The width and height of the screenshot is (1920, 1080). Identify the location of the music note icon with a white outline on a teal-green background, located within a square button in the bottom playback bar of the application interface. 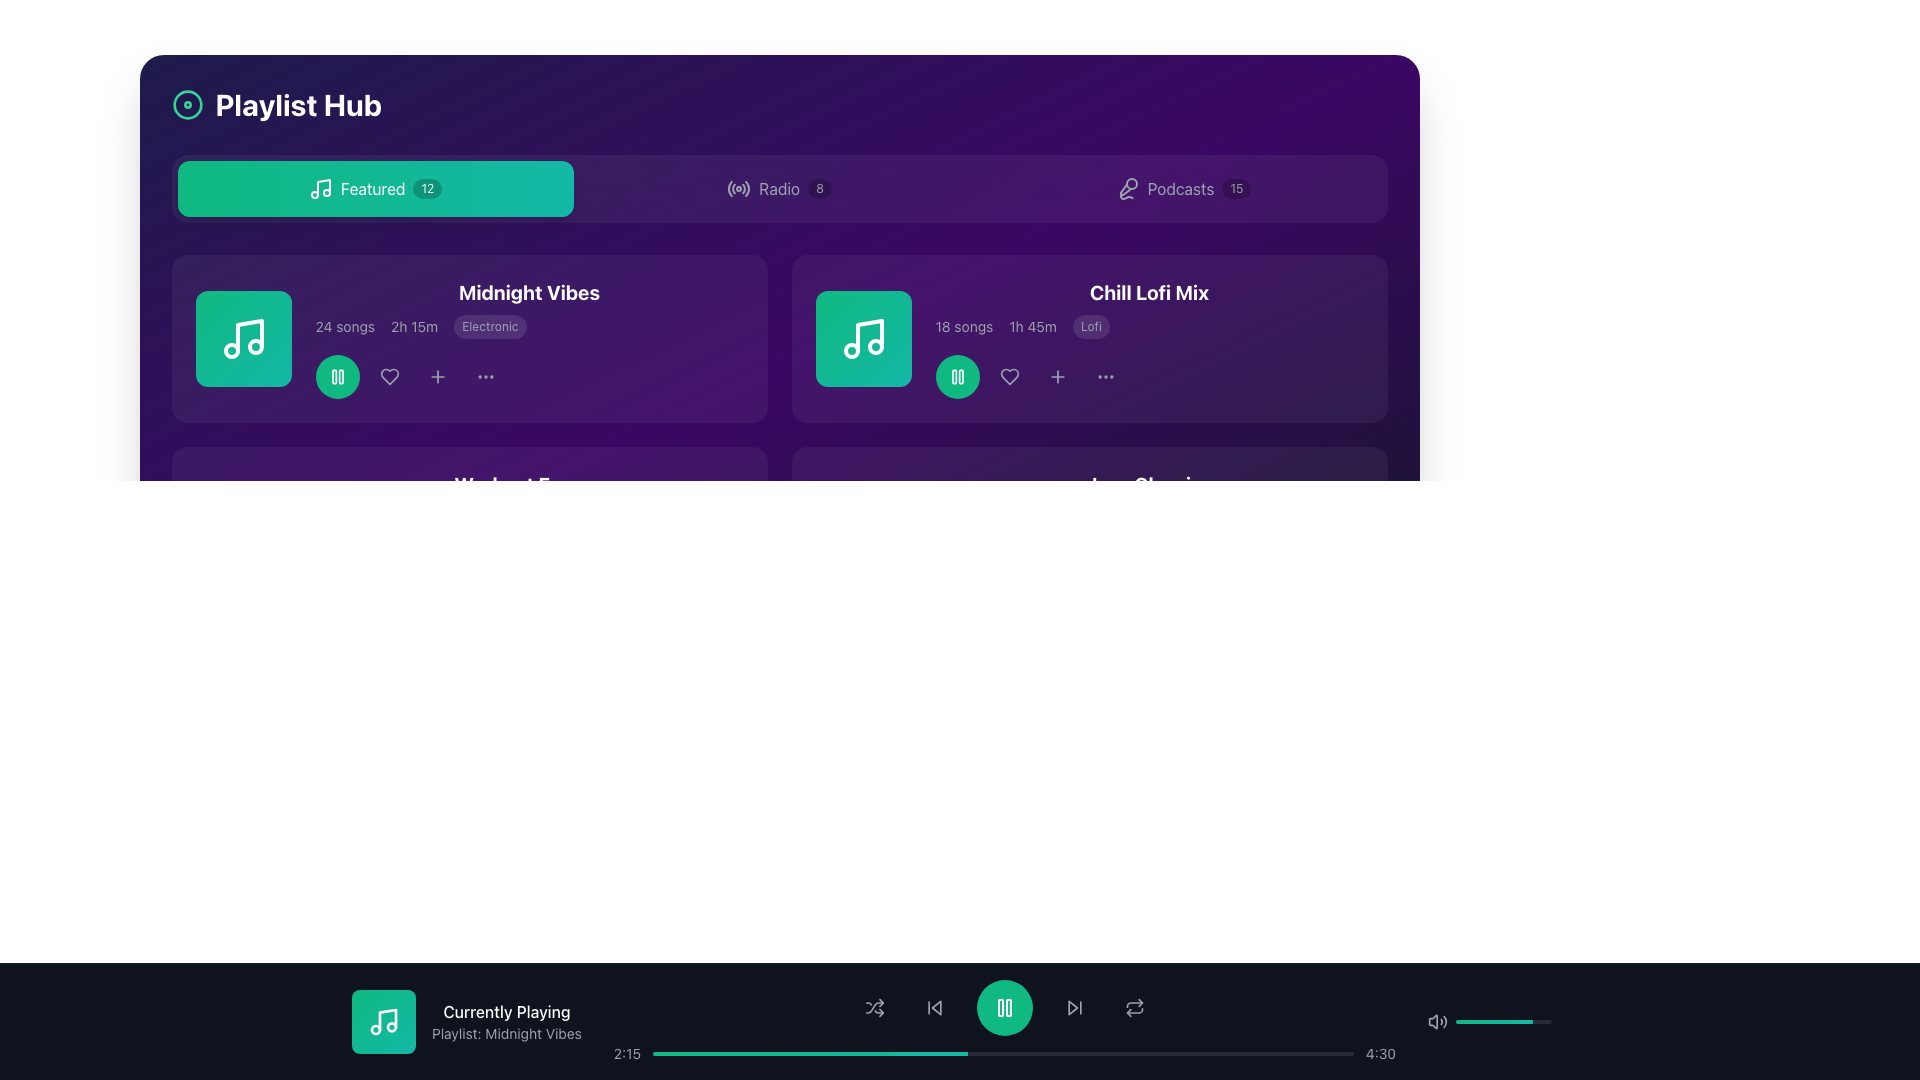
(384, 1022).